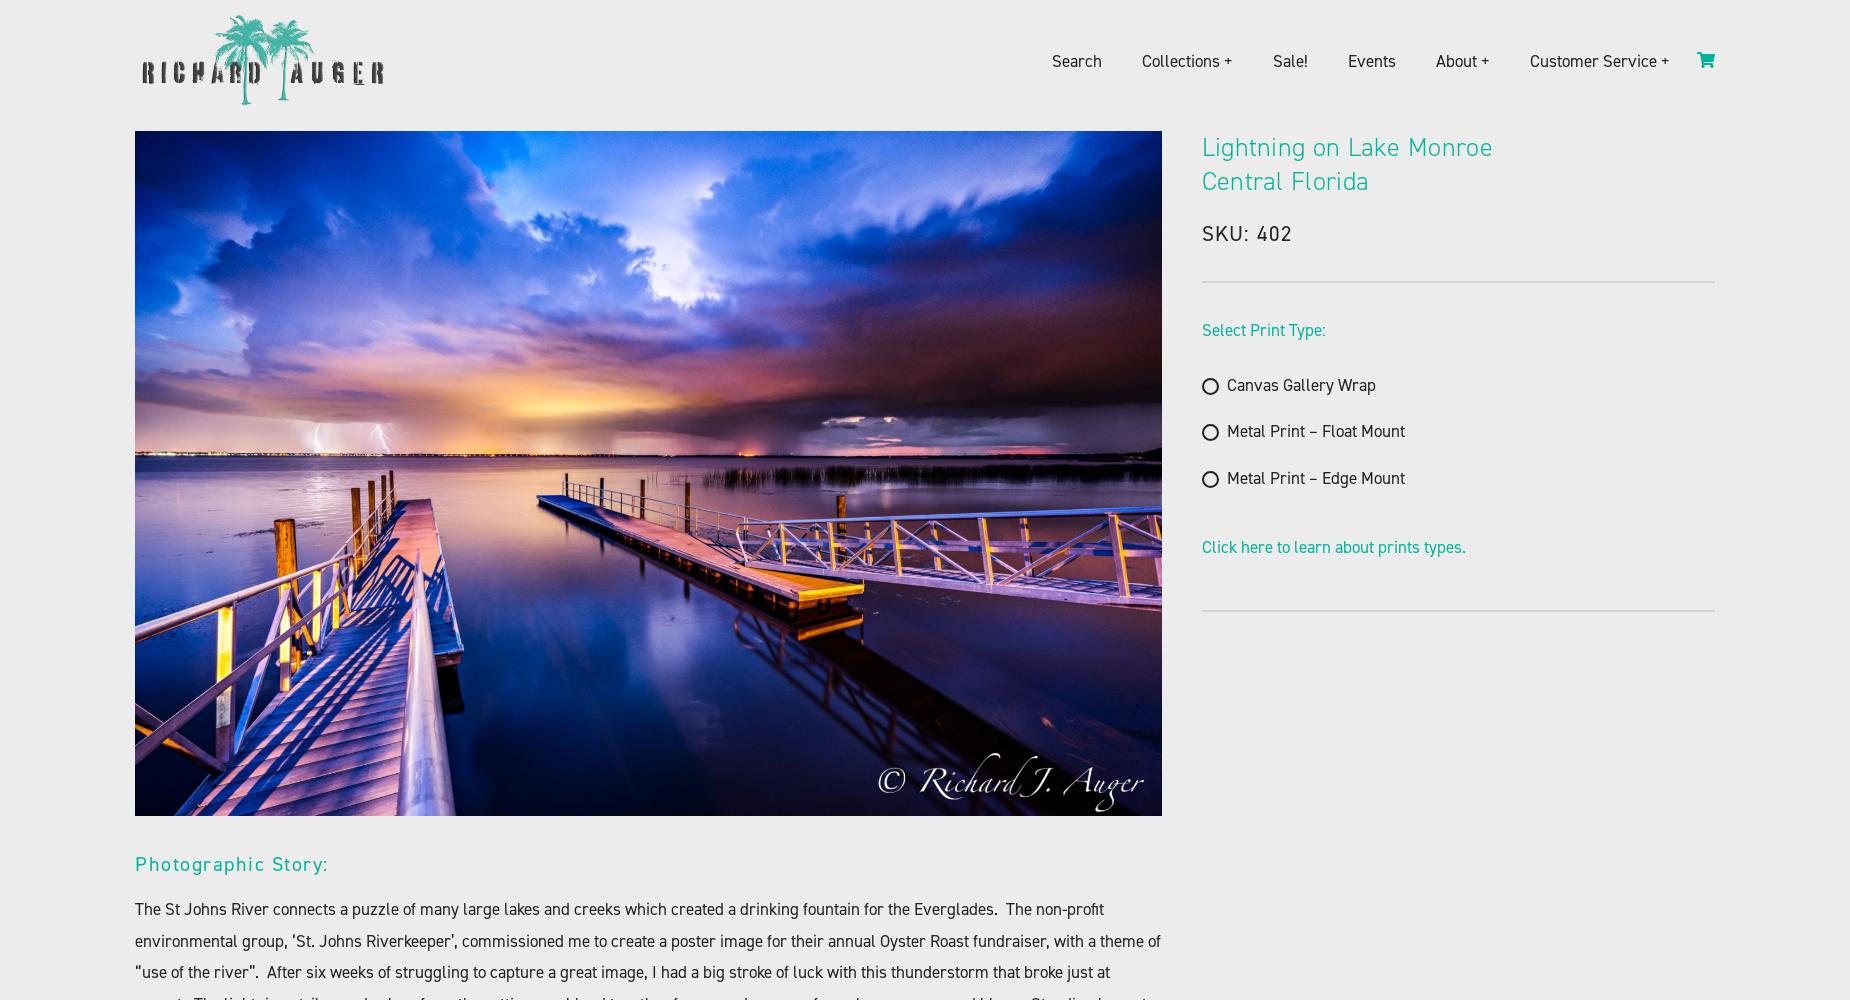 This screenshot has height=1000, width=1850. I want to click on 'Click here to learn about prints types.', so click(1331, 546).